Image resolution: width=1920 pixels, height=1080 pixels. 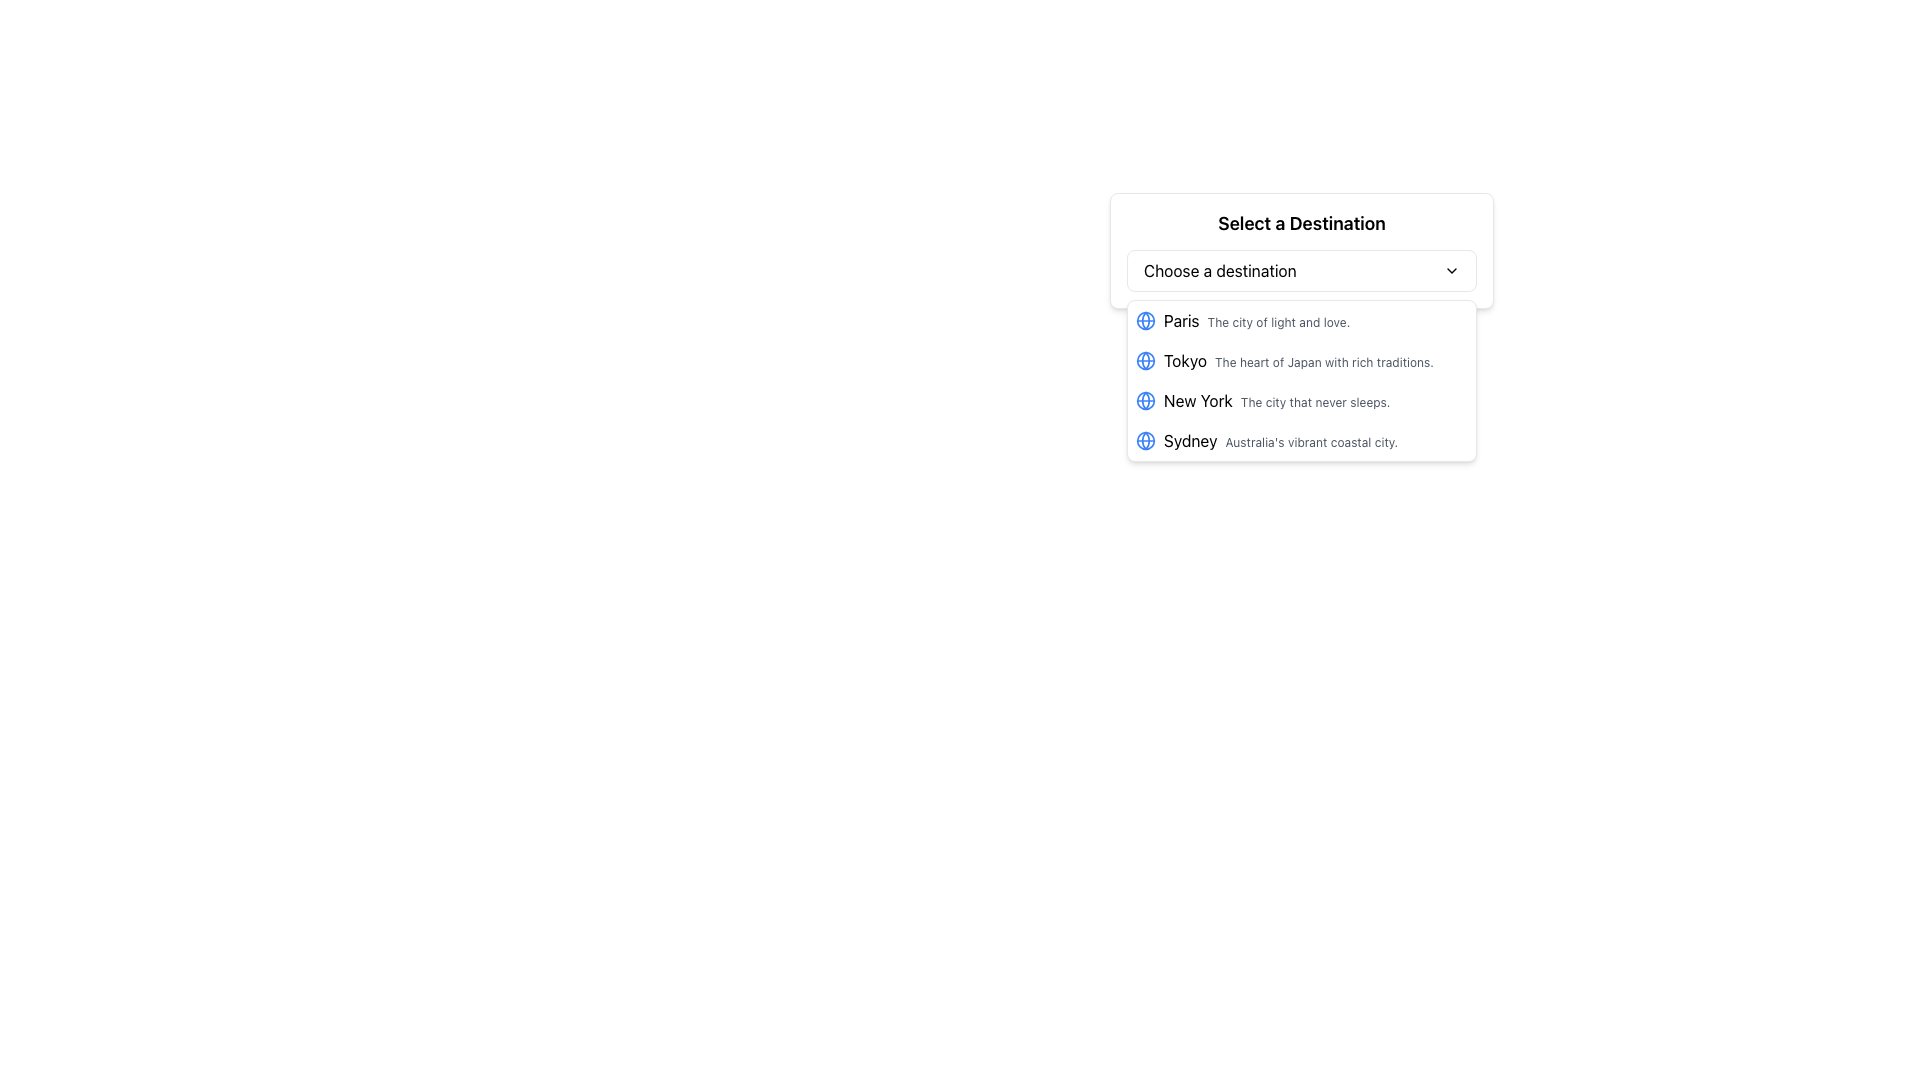 What do you see at coordinates (1301, 439) in the screenshot?
I see `to select the dropdown list item displaying 'Sydney Australia's vibrant coastal city', which includes a blue globe icon and is the fourth choice in the dropdown menu` at bounding box center [1301, 439].